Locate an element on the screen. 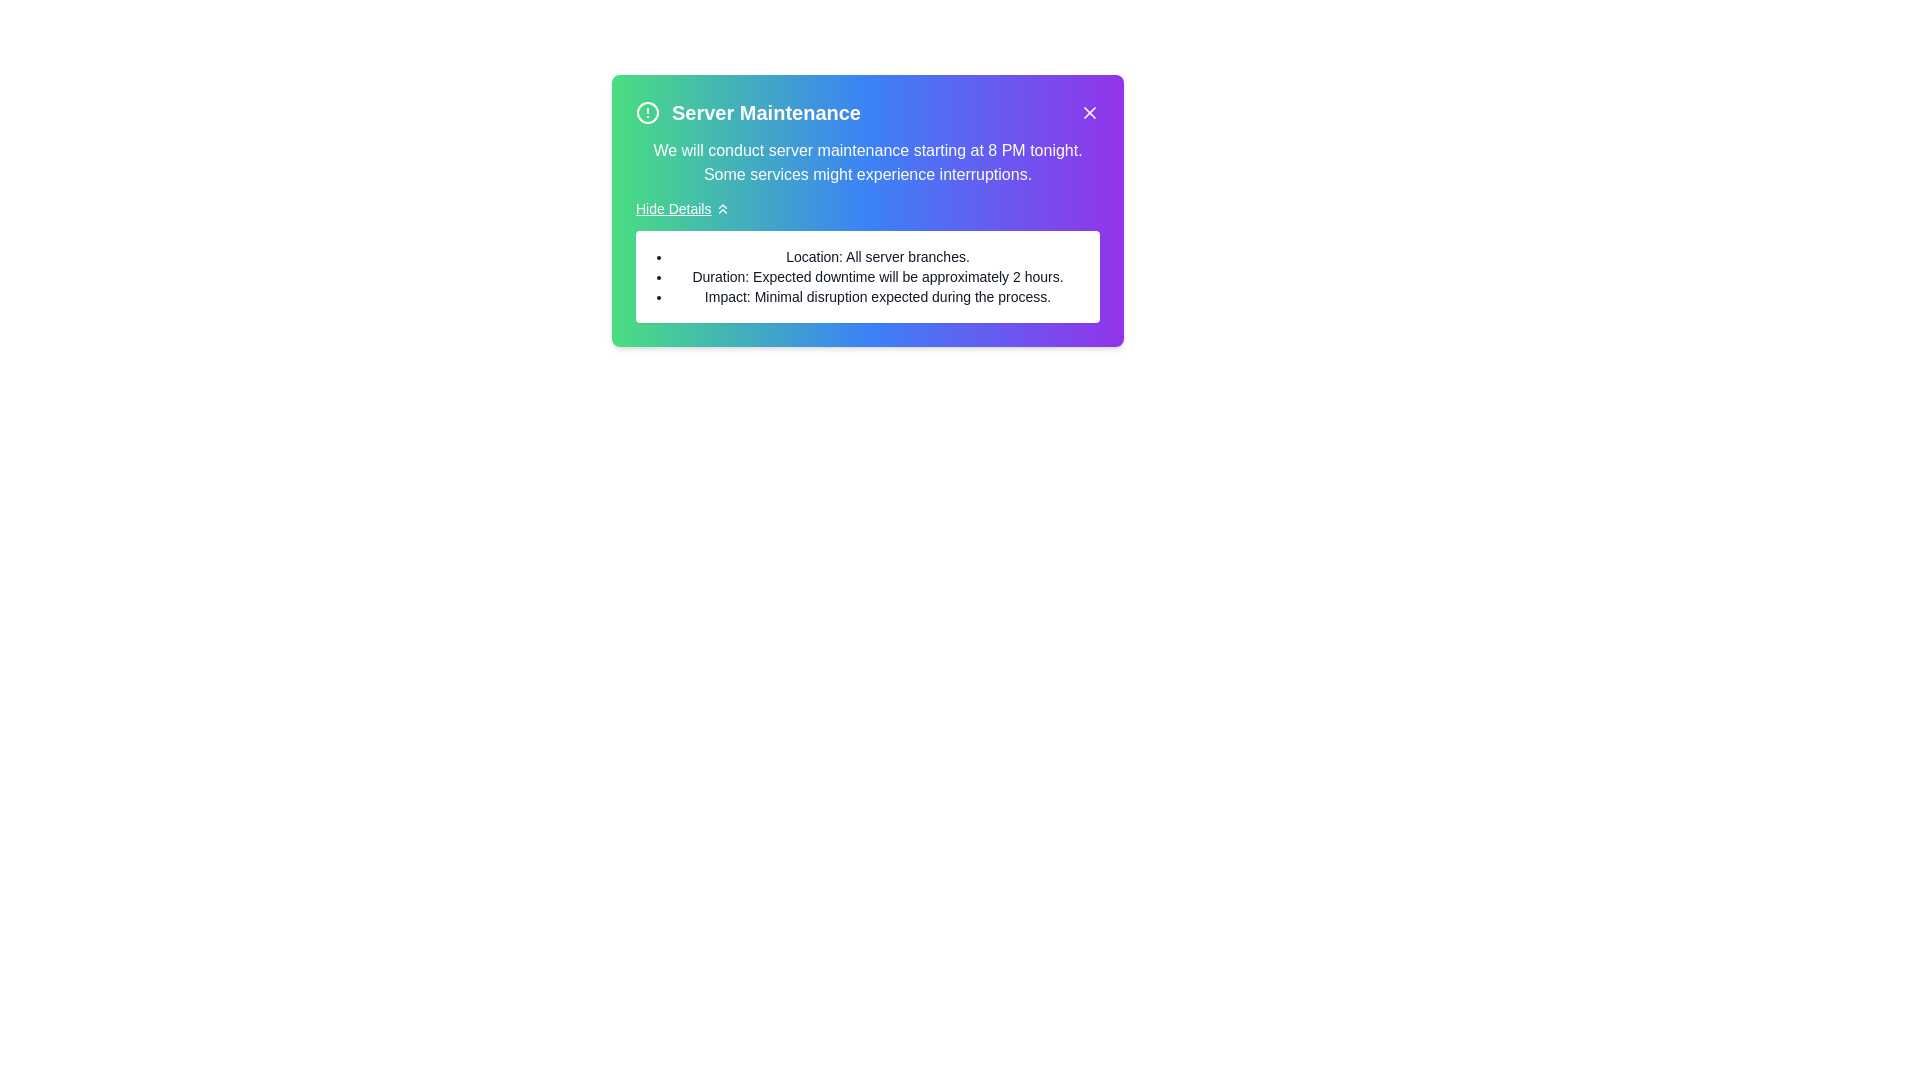  the alert icon to inspect its visual response is located at coordinates (648, 112).